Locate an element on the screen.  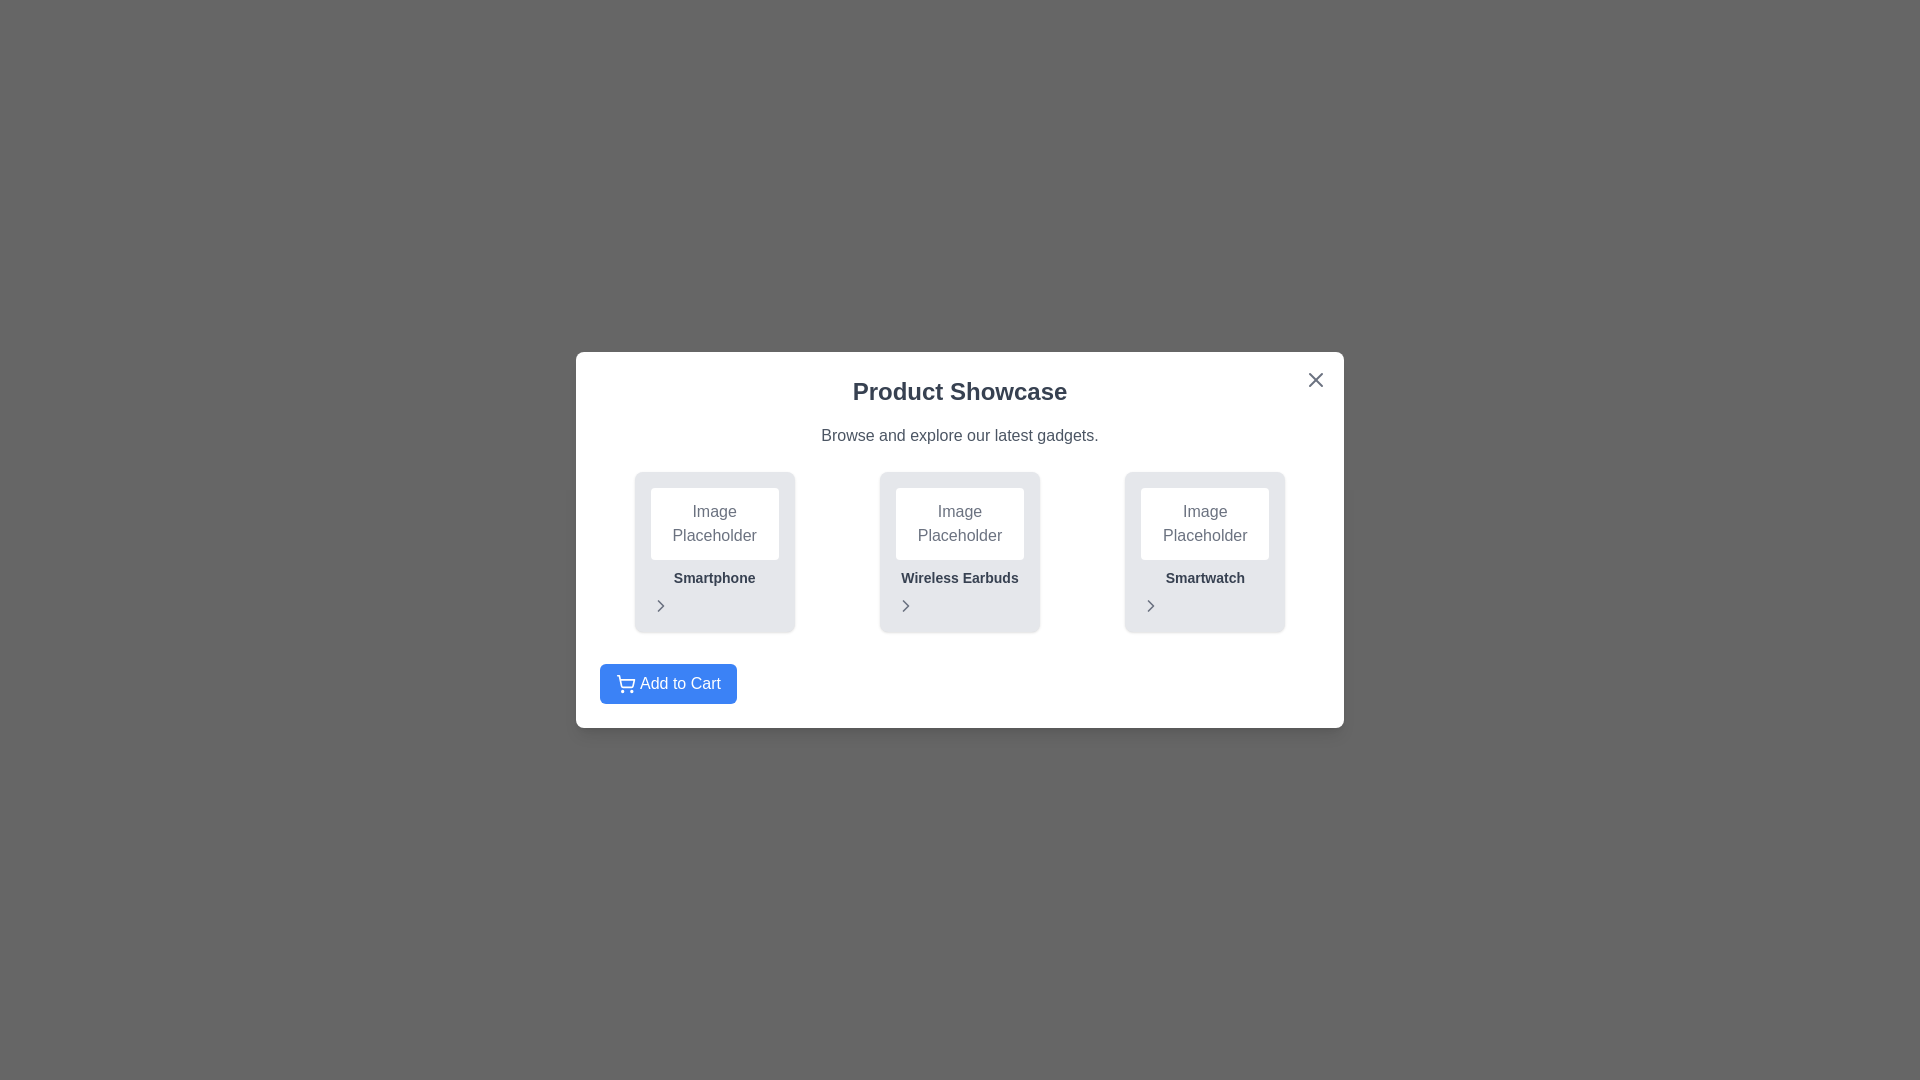
the right-chevron icon, which has a thin black outline and is located below the 'Smartwatch' text is located at coordinates (1151, 604).